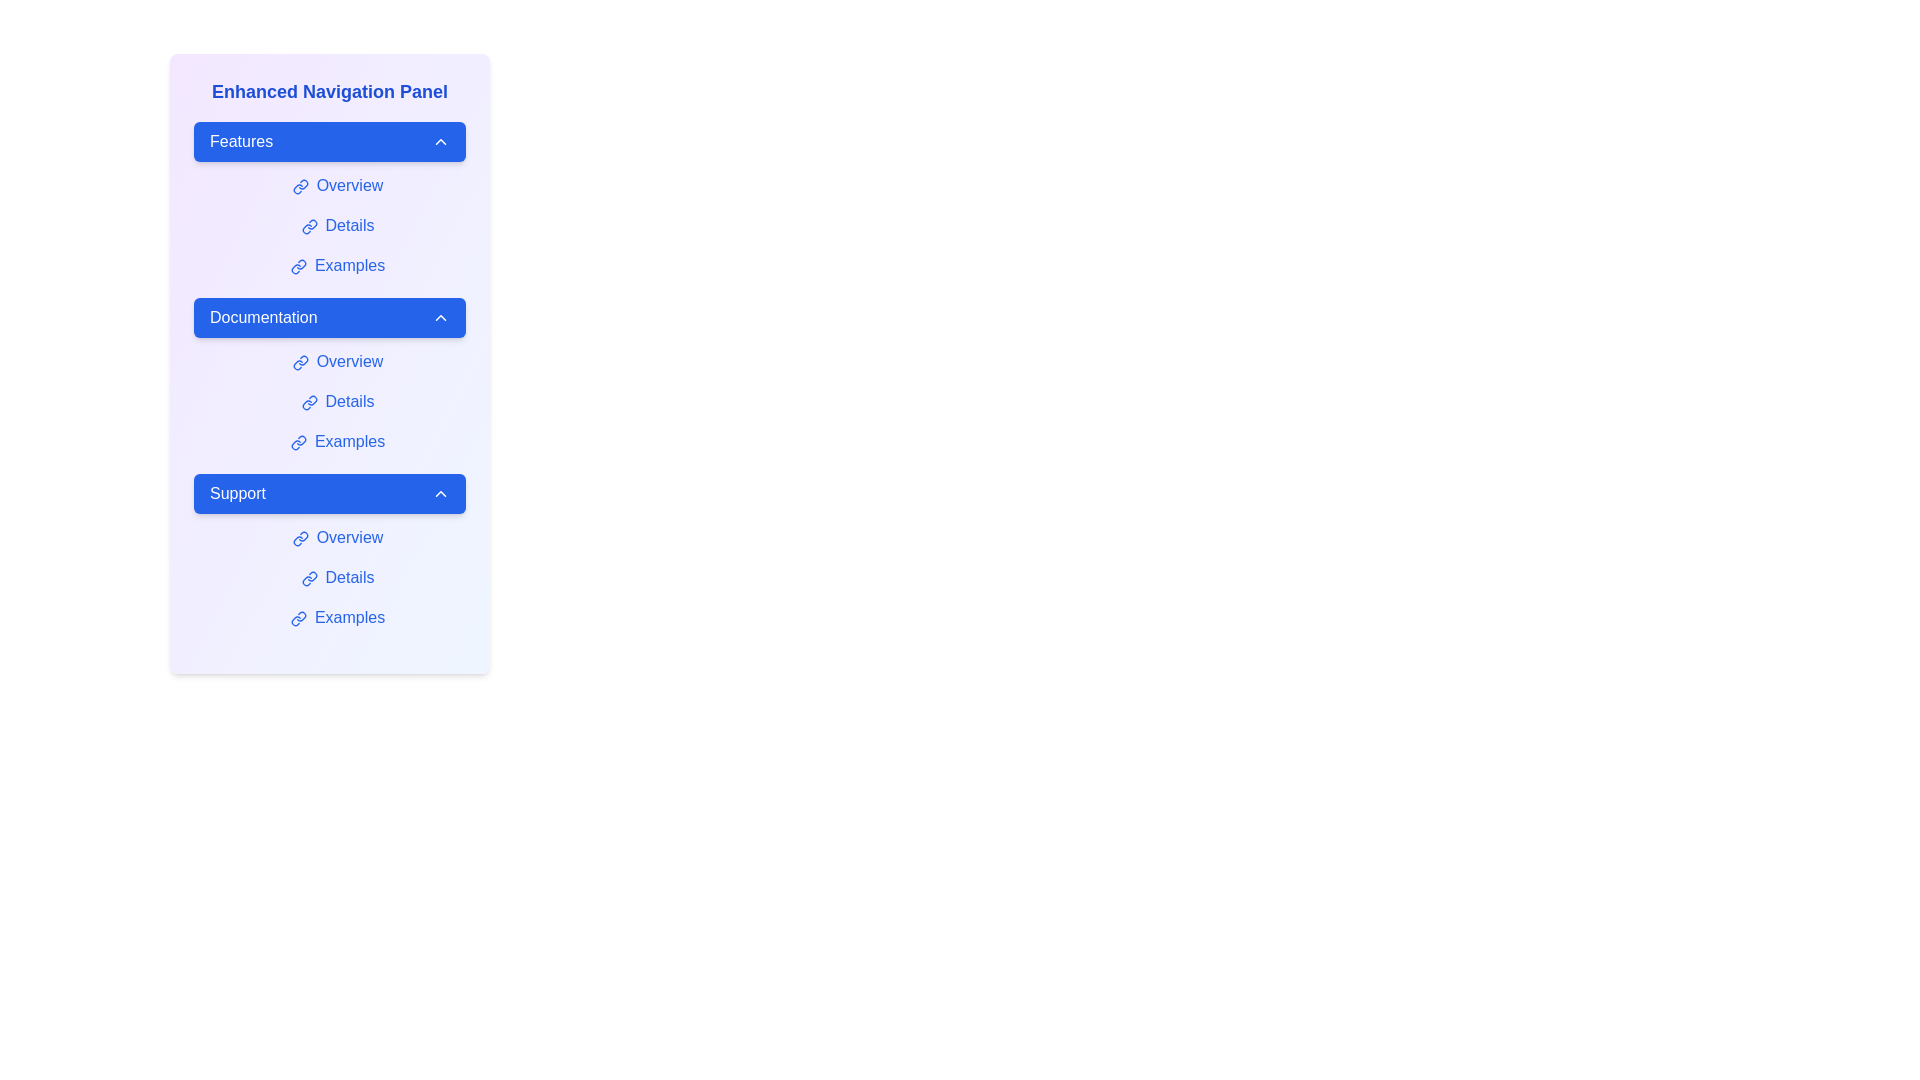 This screenshot has width=1920, height=1080. I want to click on the 'Details' hyperlink located in the 'Support' section, which is styled in blue with an underline effect on hover, so click(337, 578).